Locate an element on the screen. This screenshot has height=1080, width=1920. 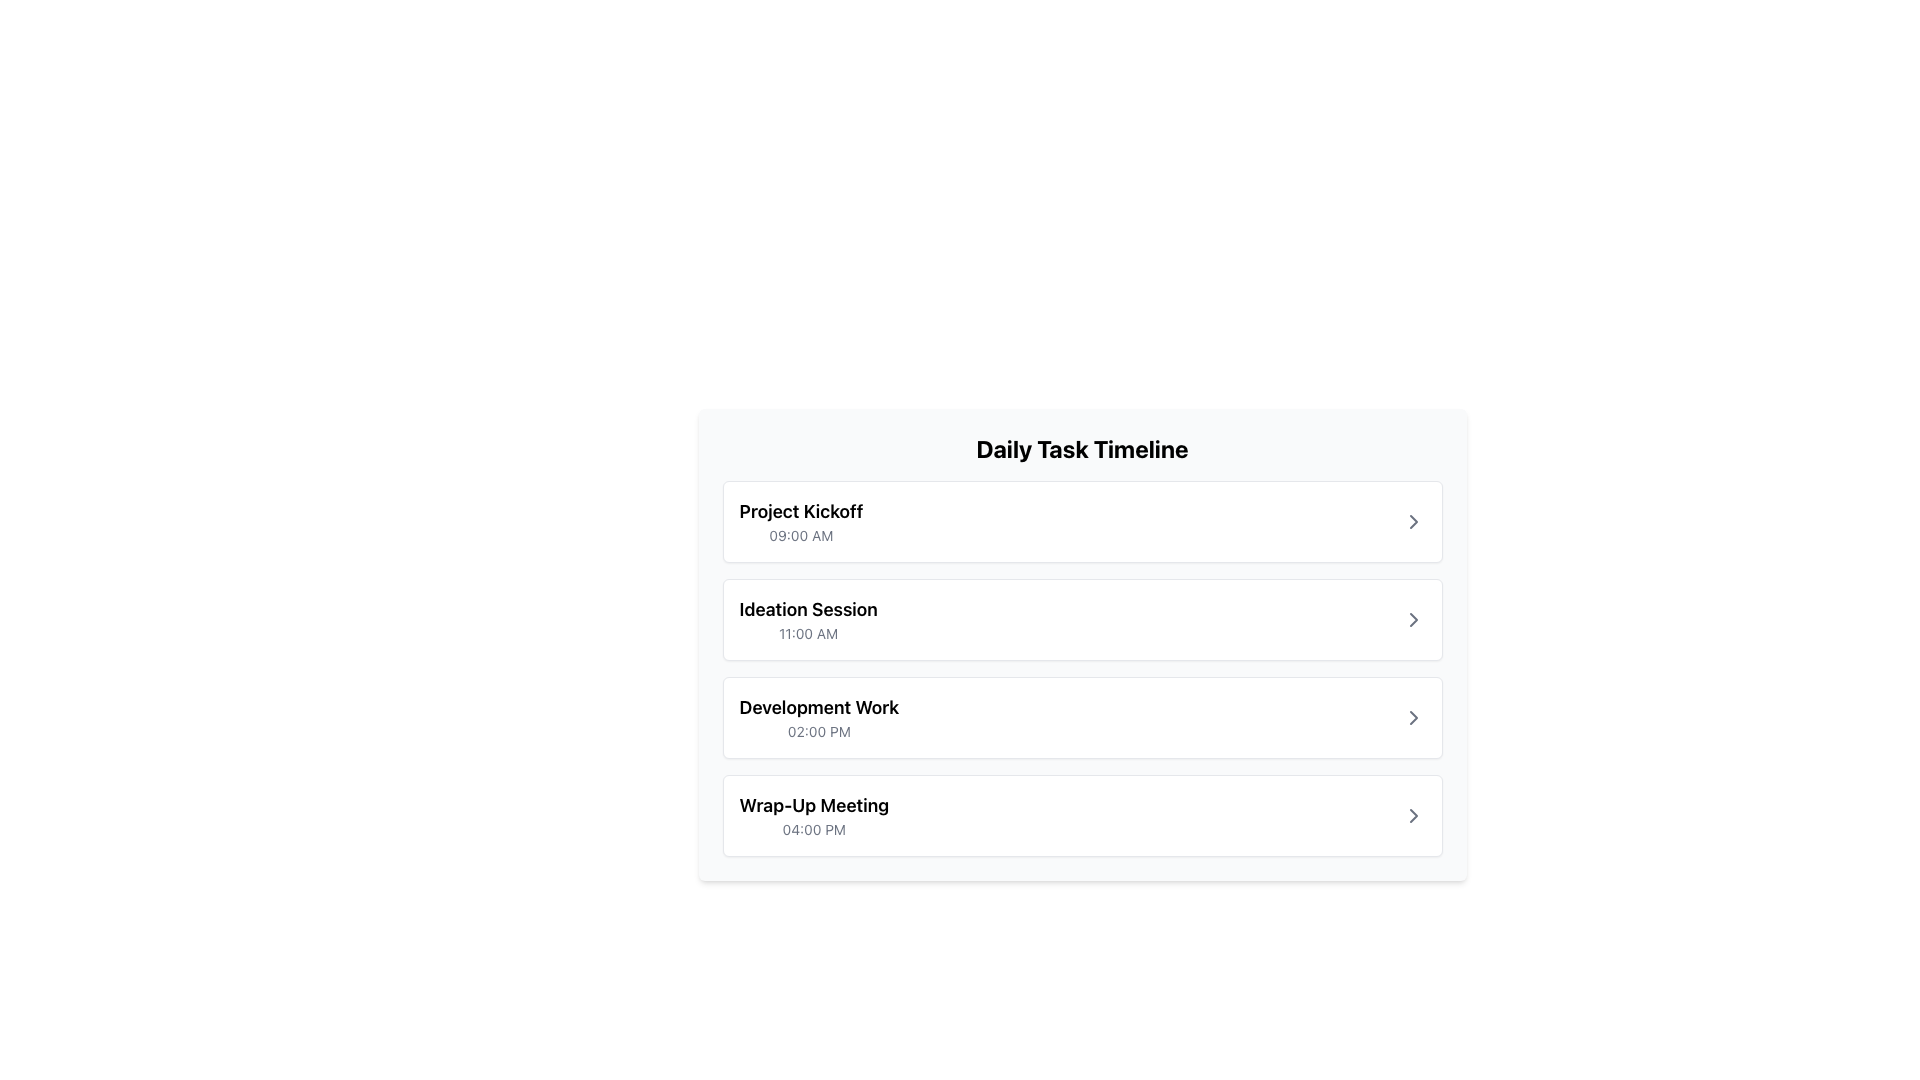
information displayed in the 'Development Work' text label, which shows the title and time in the Daily Task Timeline section is located at coordinates (819, 716).